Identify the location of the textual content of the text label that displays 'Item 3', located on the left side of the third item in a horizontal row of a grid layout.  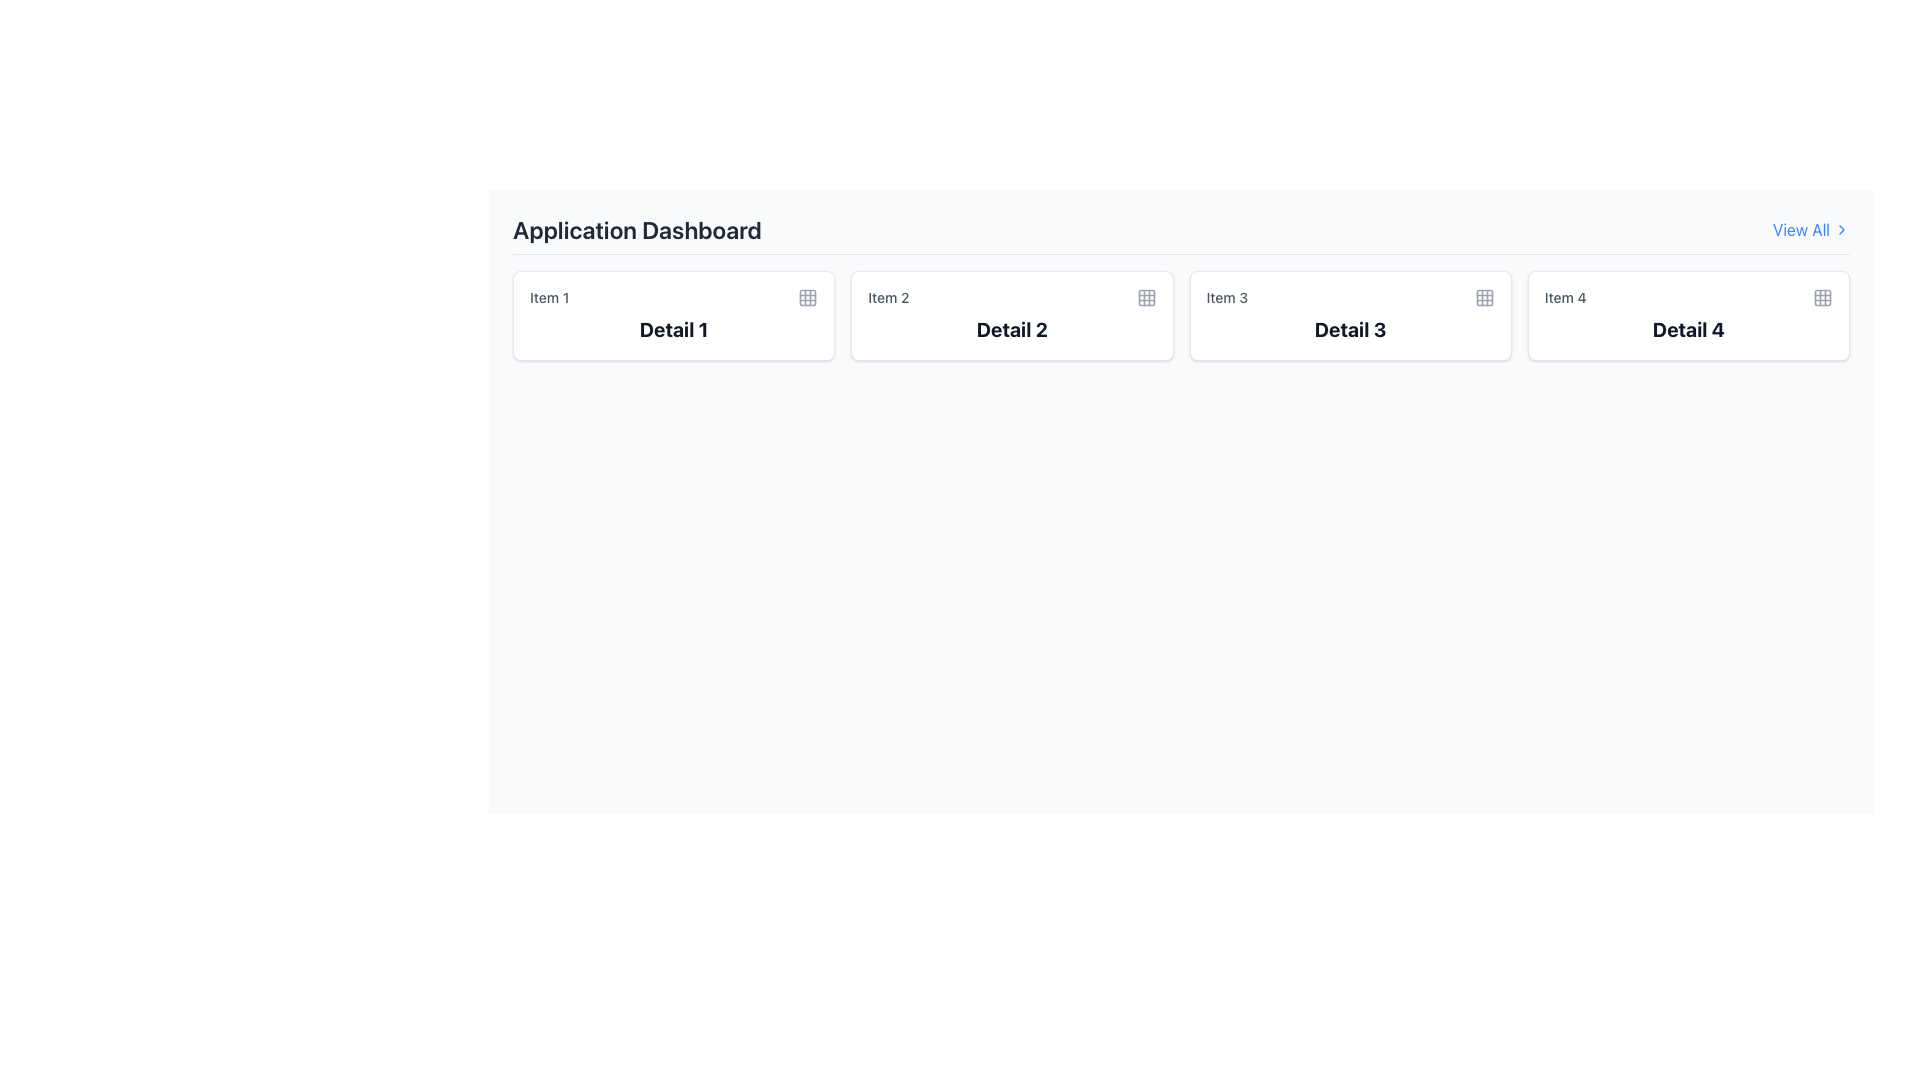
(1226, 297).